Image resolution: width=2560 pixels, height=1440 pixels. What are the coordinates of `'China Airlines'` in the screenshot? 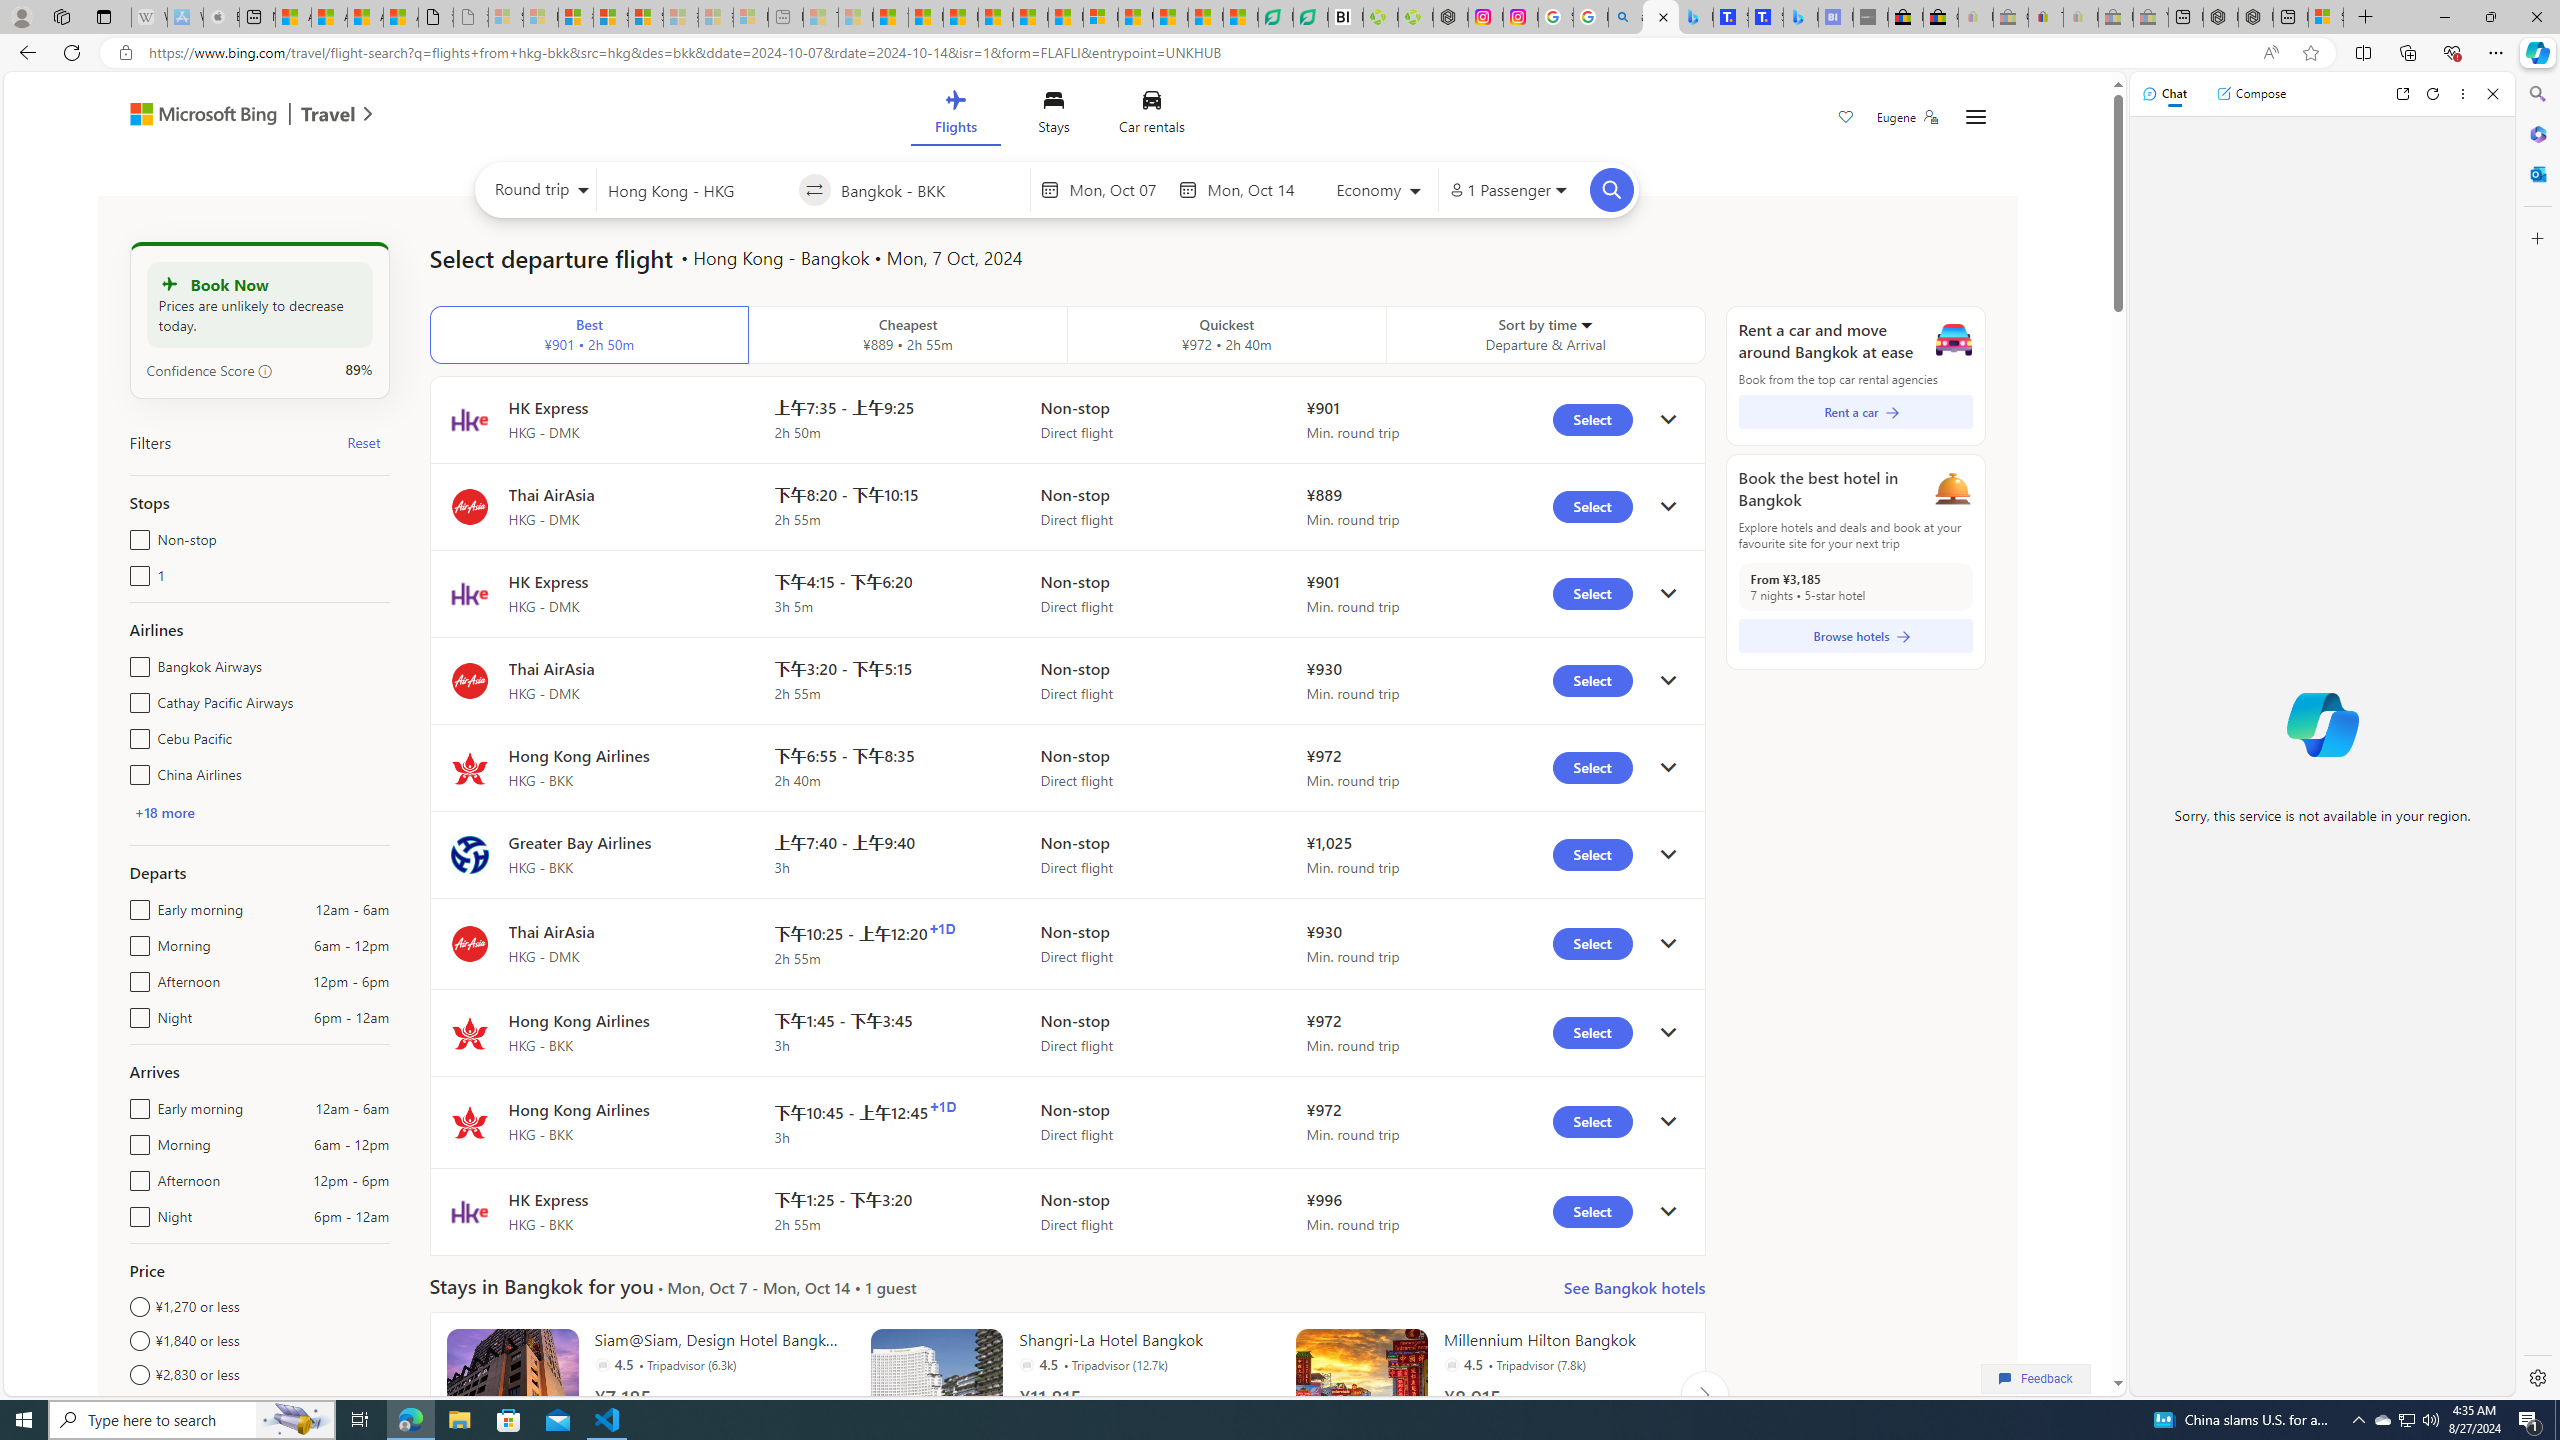 It's located at (134, 770).